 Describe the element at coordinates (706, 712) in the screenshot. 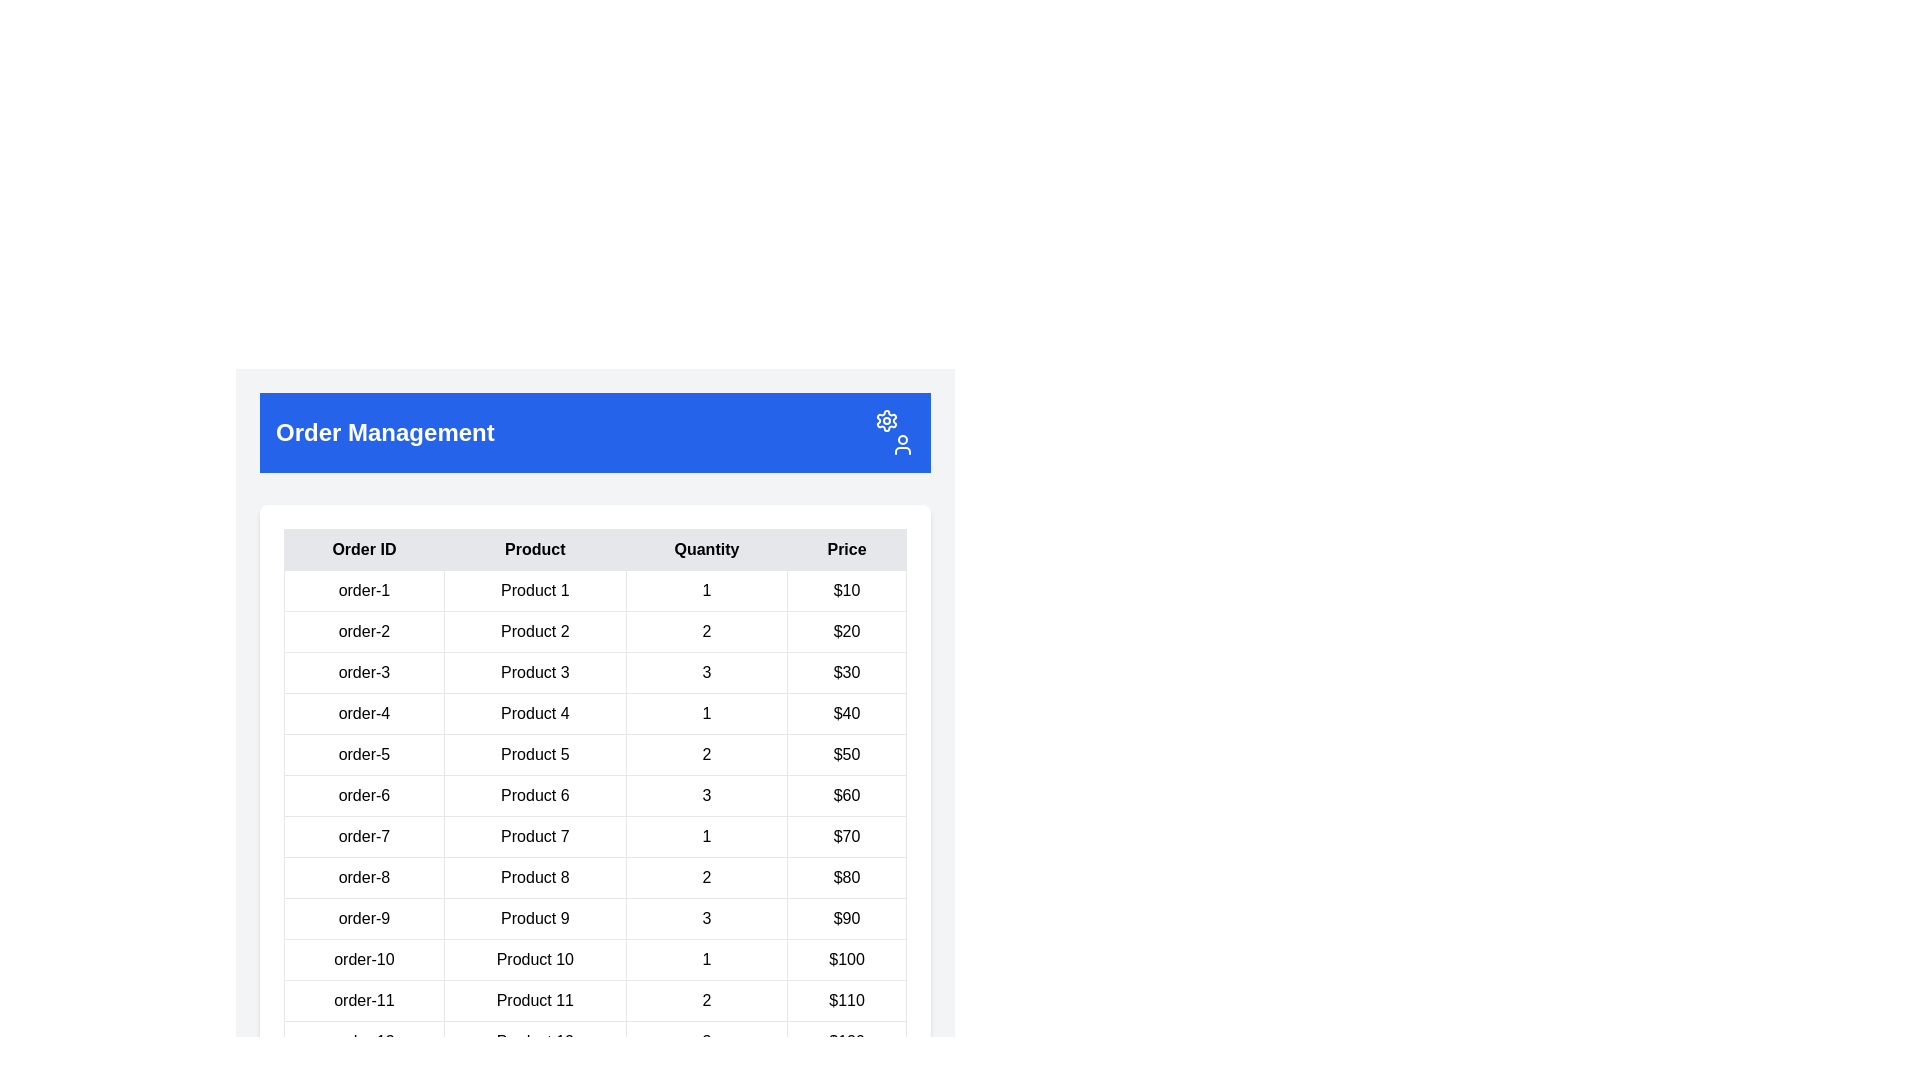

I see `the table cell displaying the number '1', which is the third cell in the row labeled 'order-4' in the table located below the blue banner titled 'Order Management'` at that location.